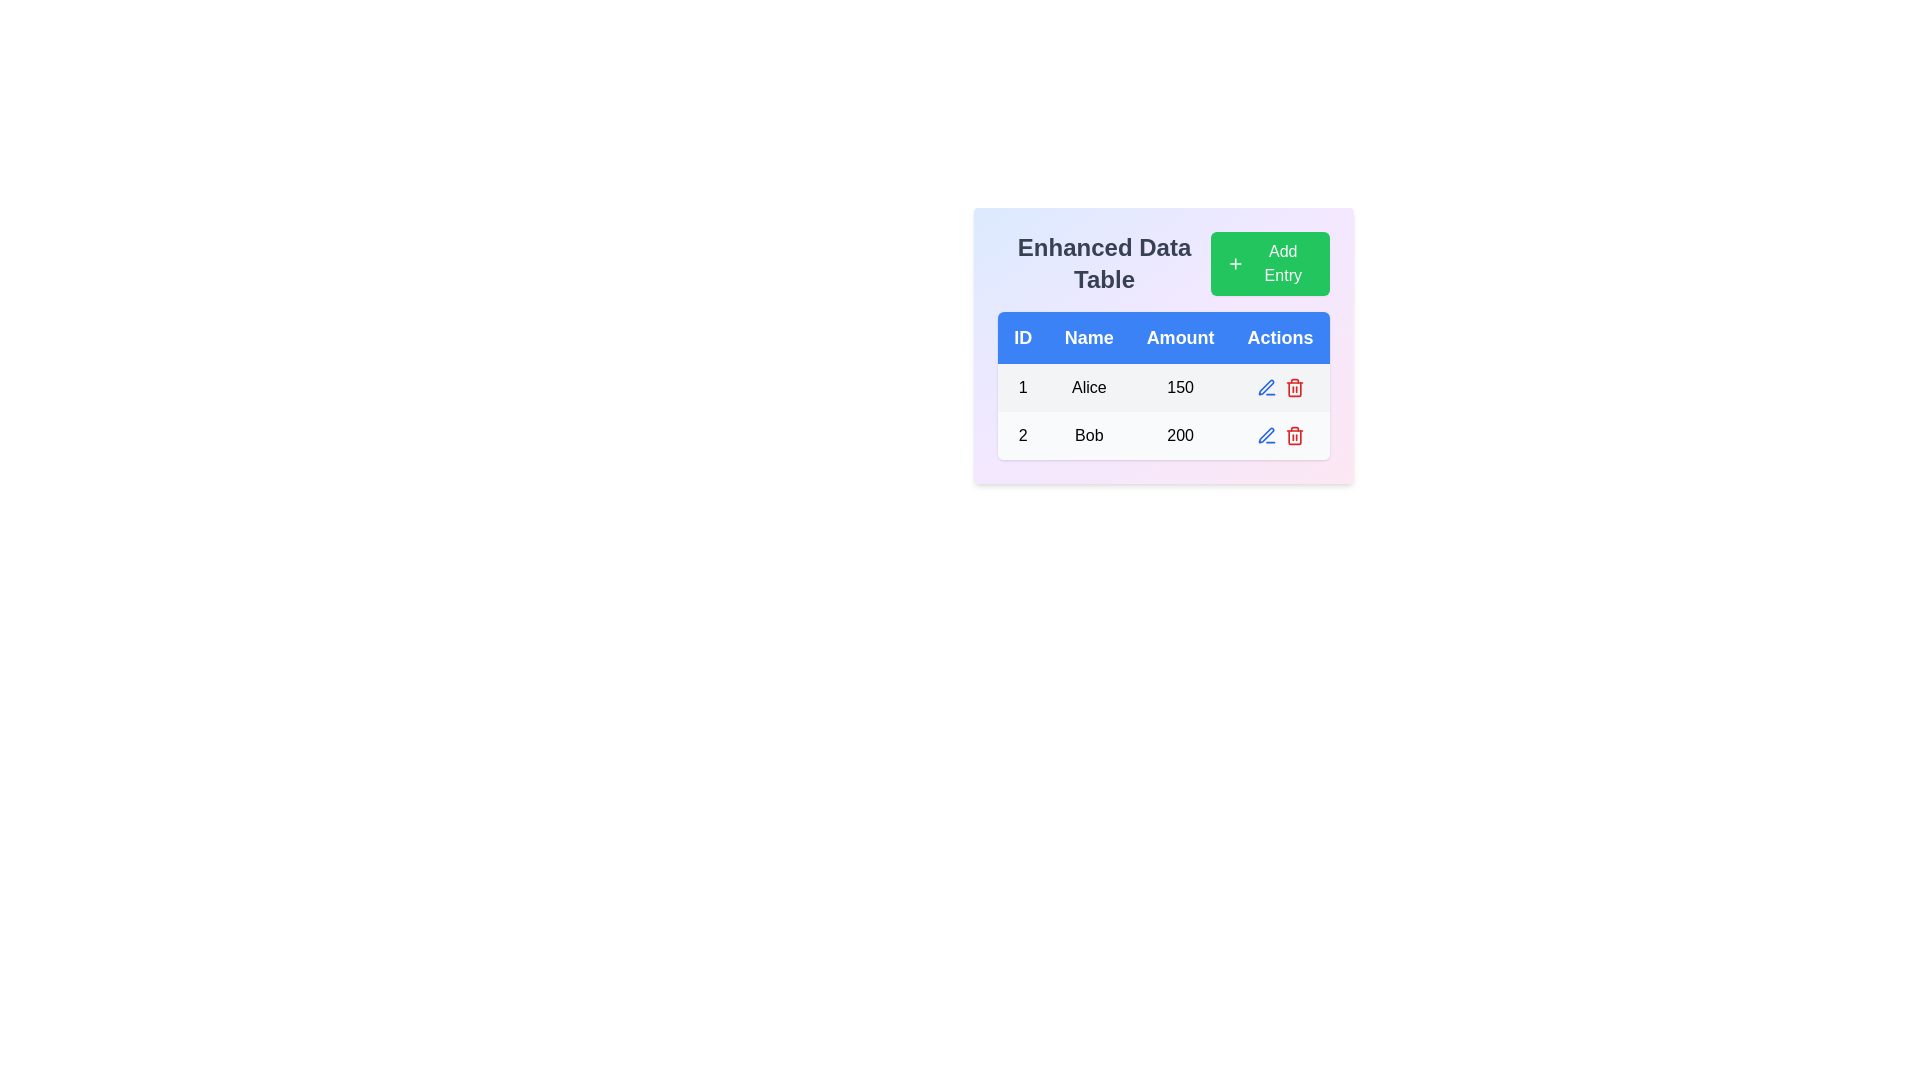  I want to click on the 'Name' text label, which is a rectangular label displaying the word 'Name' in white font on a blue background, positioned centrally in the header row of a data table, so click(1088, 337).